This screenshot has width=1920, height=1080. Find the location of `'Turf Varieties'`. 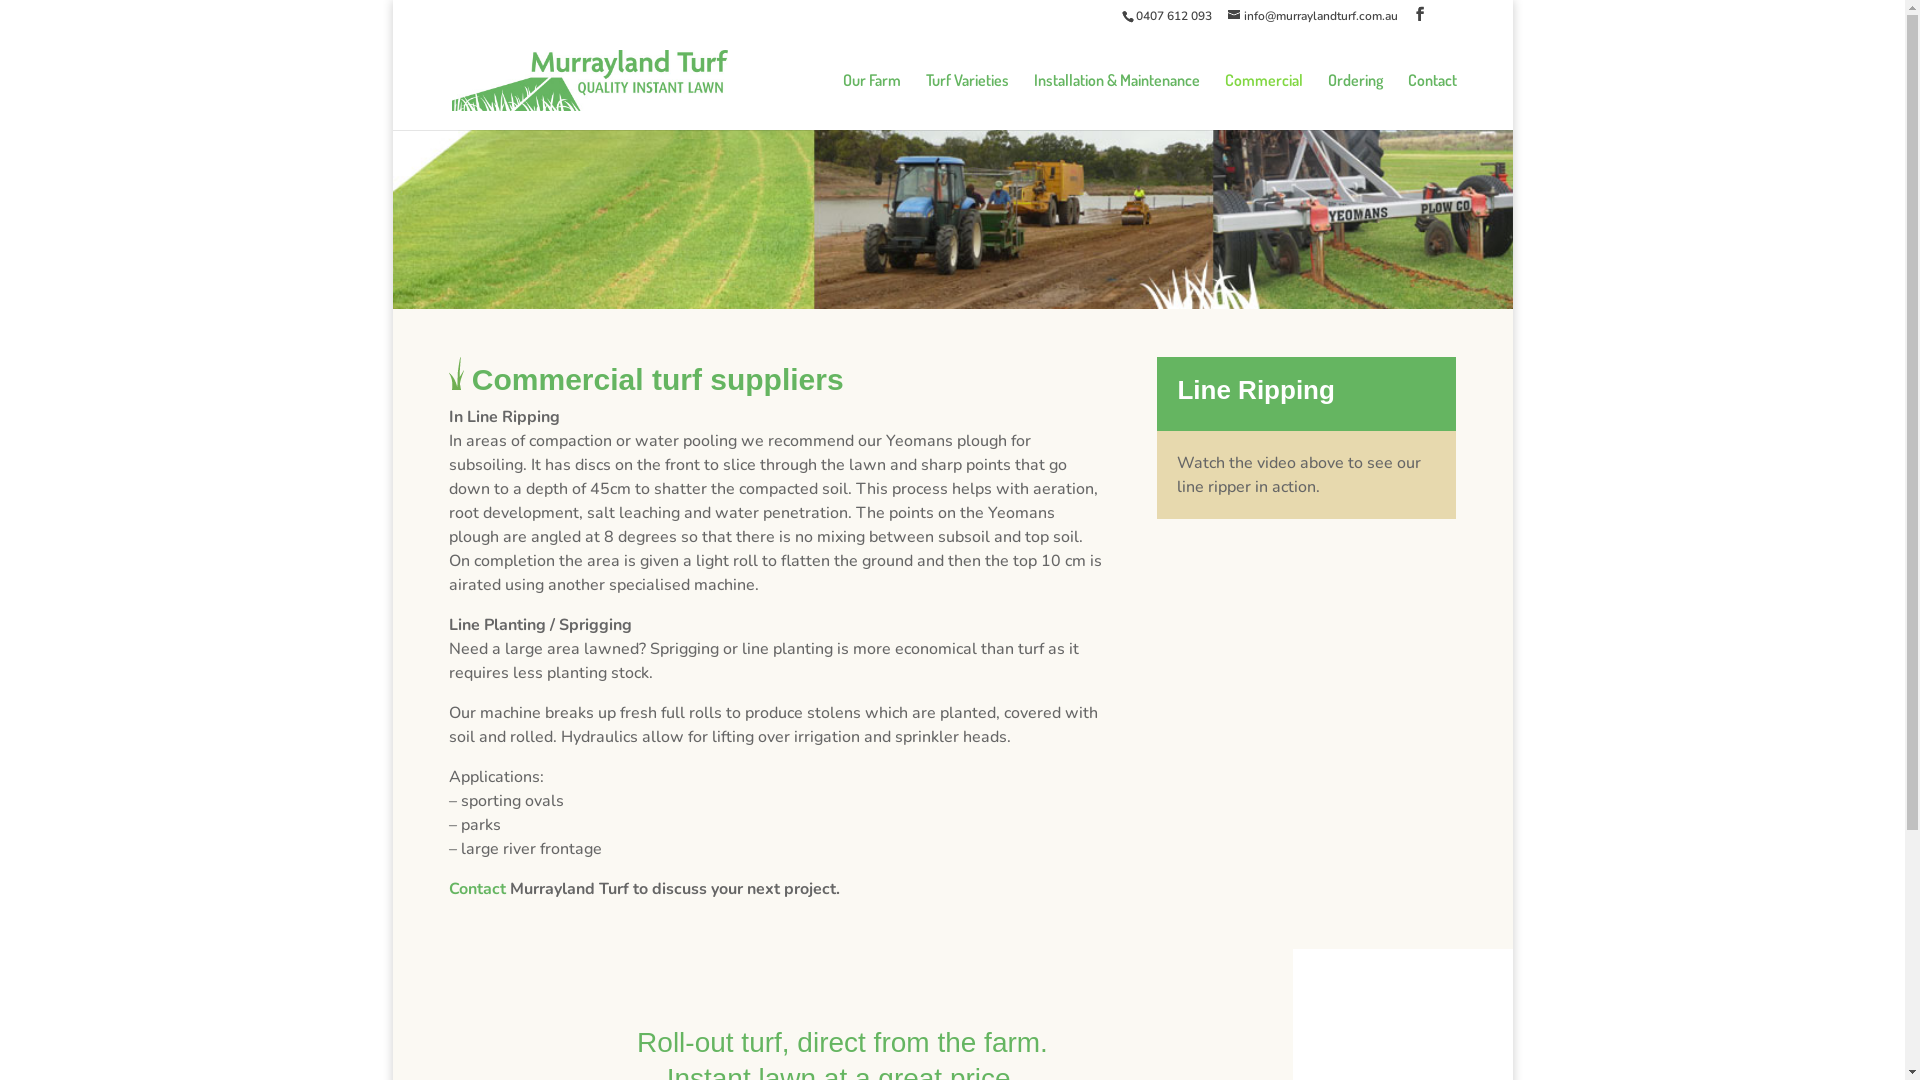

'Turf Varieties' is located at coordinates (925, 101).